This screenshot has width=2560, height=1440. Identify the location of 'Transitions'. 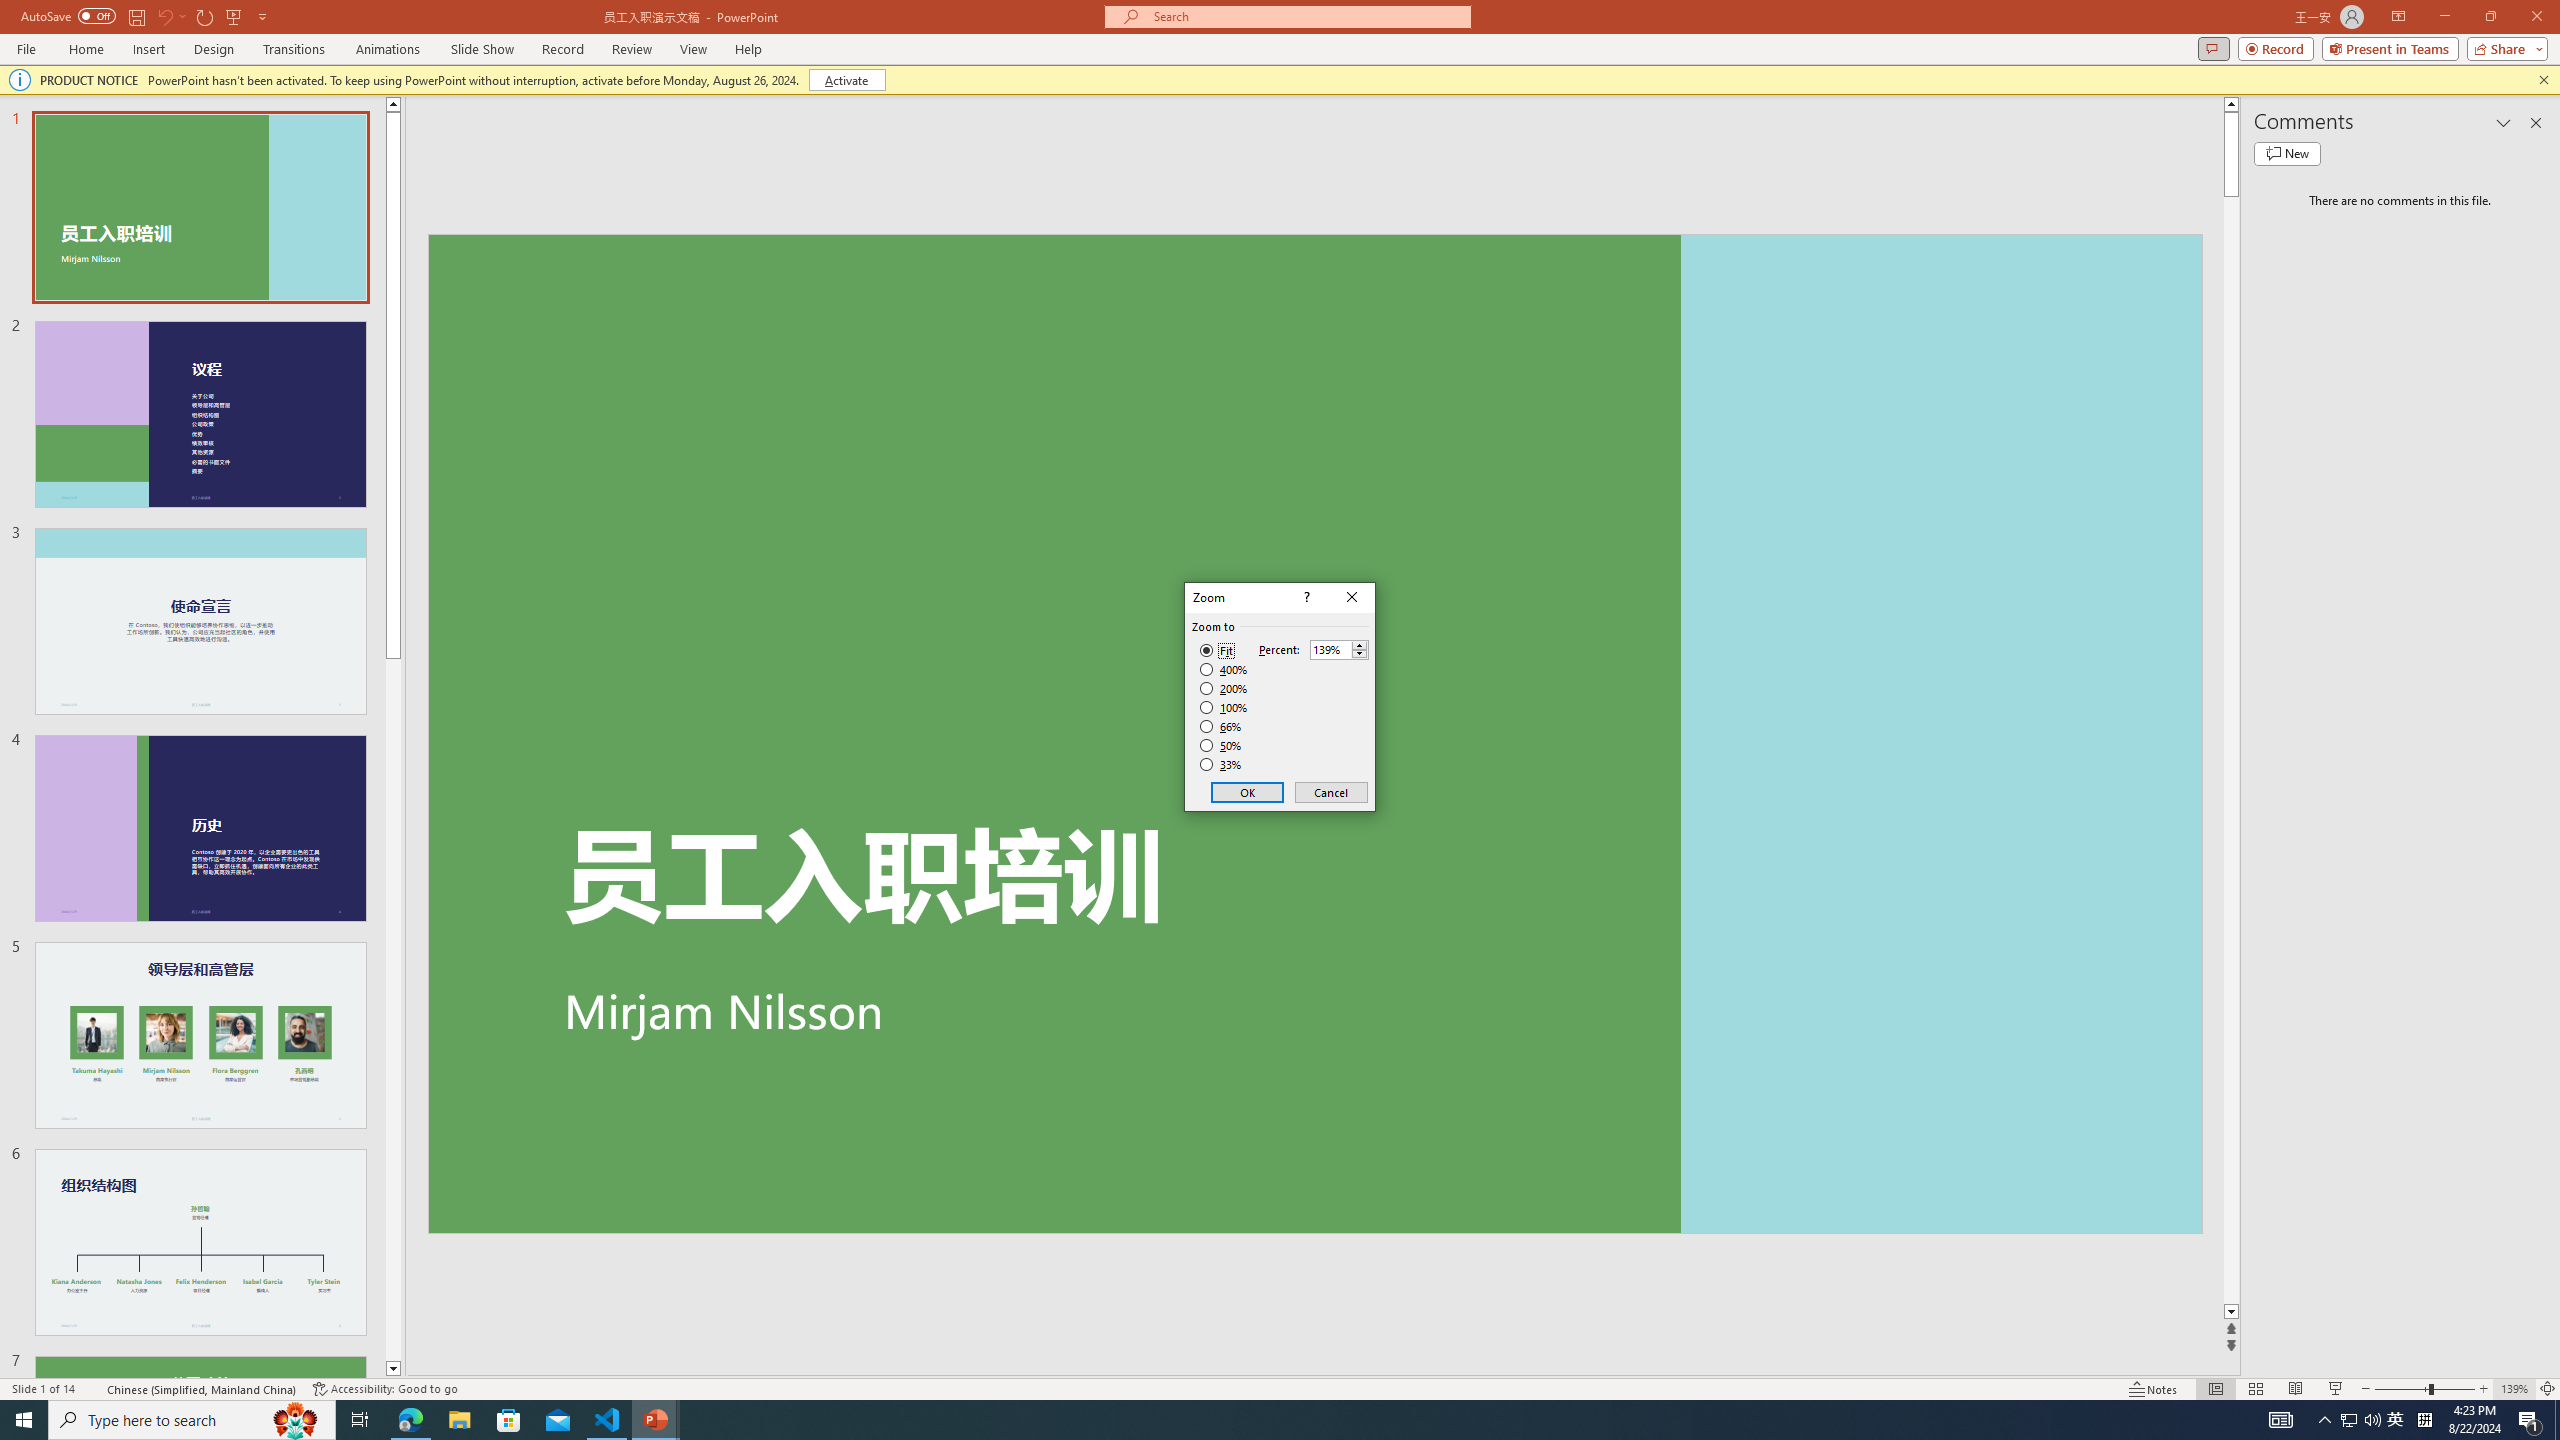
(293, 49).